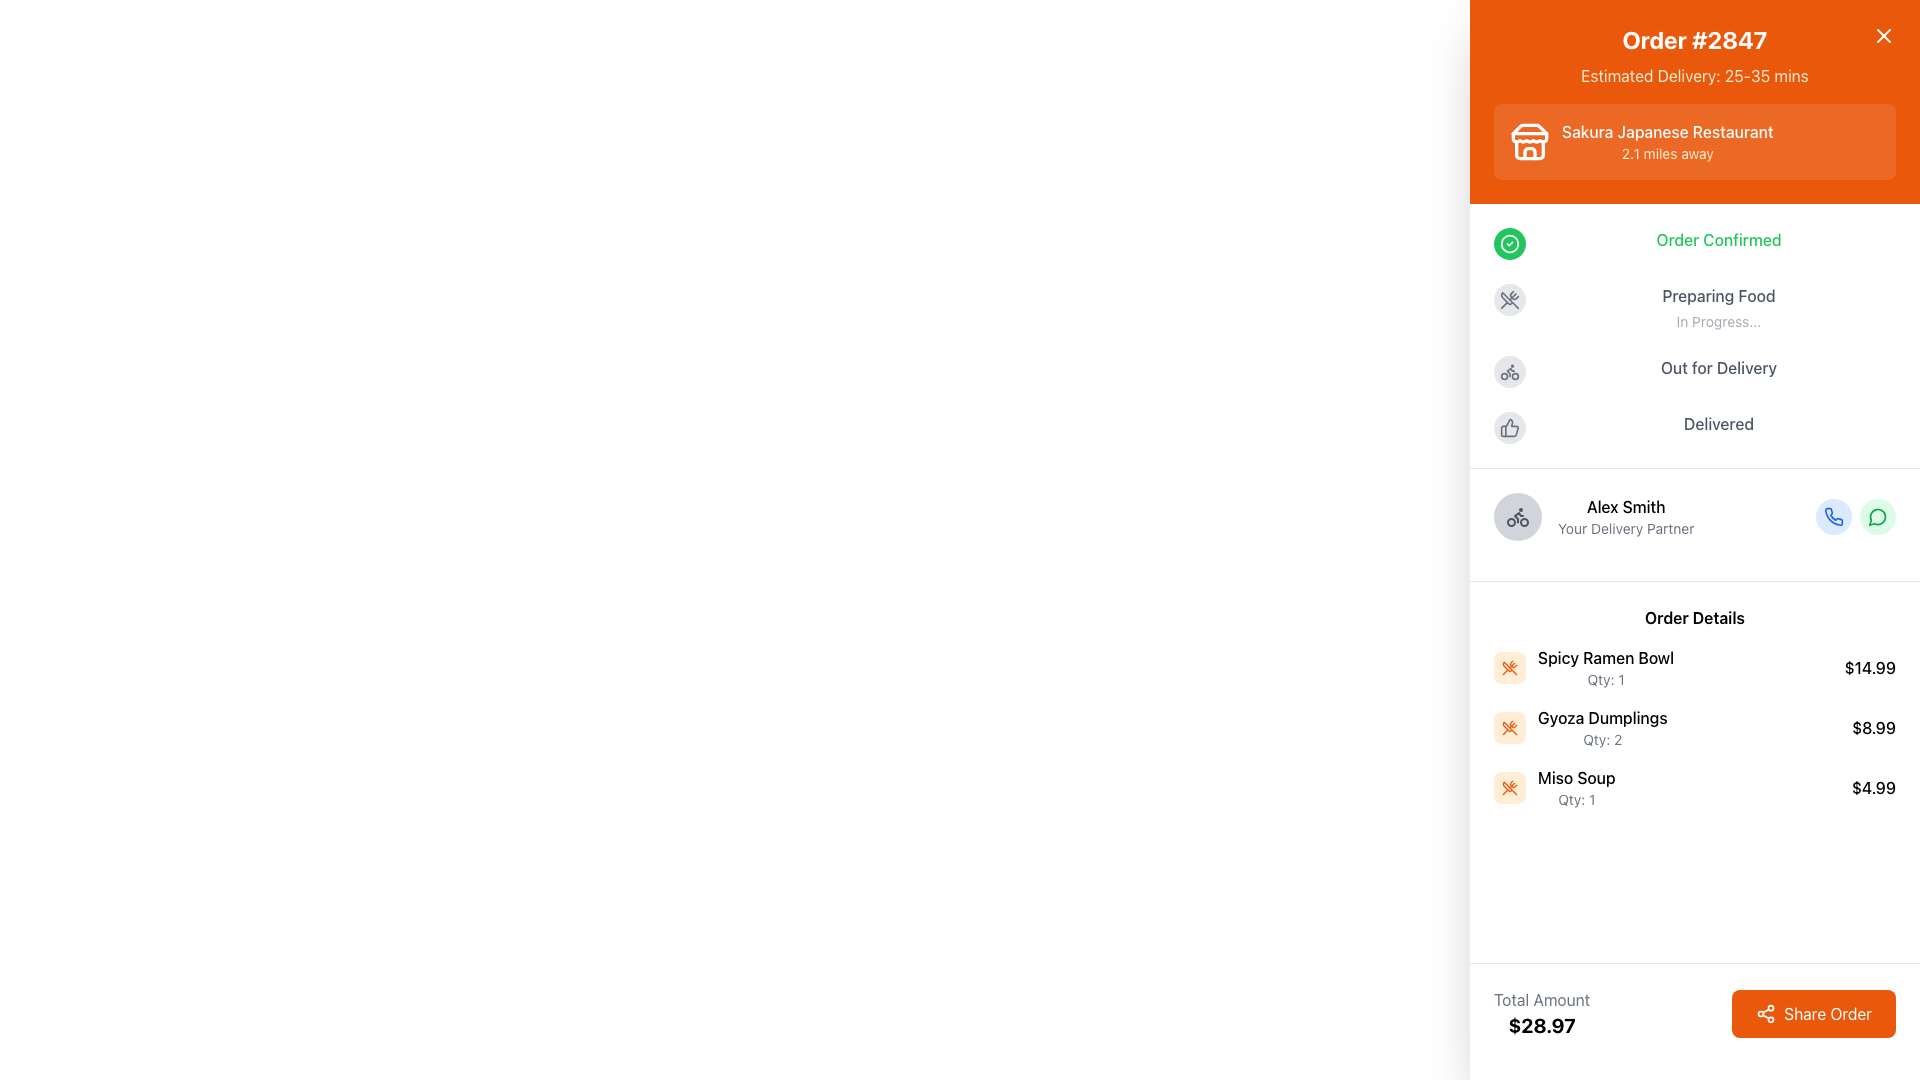 The width and height of the screenshot is (1920, 1080). What do you see at coordinates (1510, 242) in the screenshot?
I see `the Status indicator button that shows the confirmed status of the order, located to the left of the 'Order Confirmed' label in the 'Order Tracking' section` at bounding box center [1510, 242].